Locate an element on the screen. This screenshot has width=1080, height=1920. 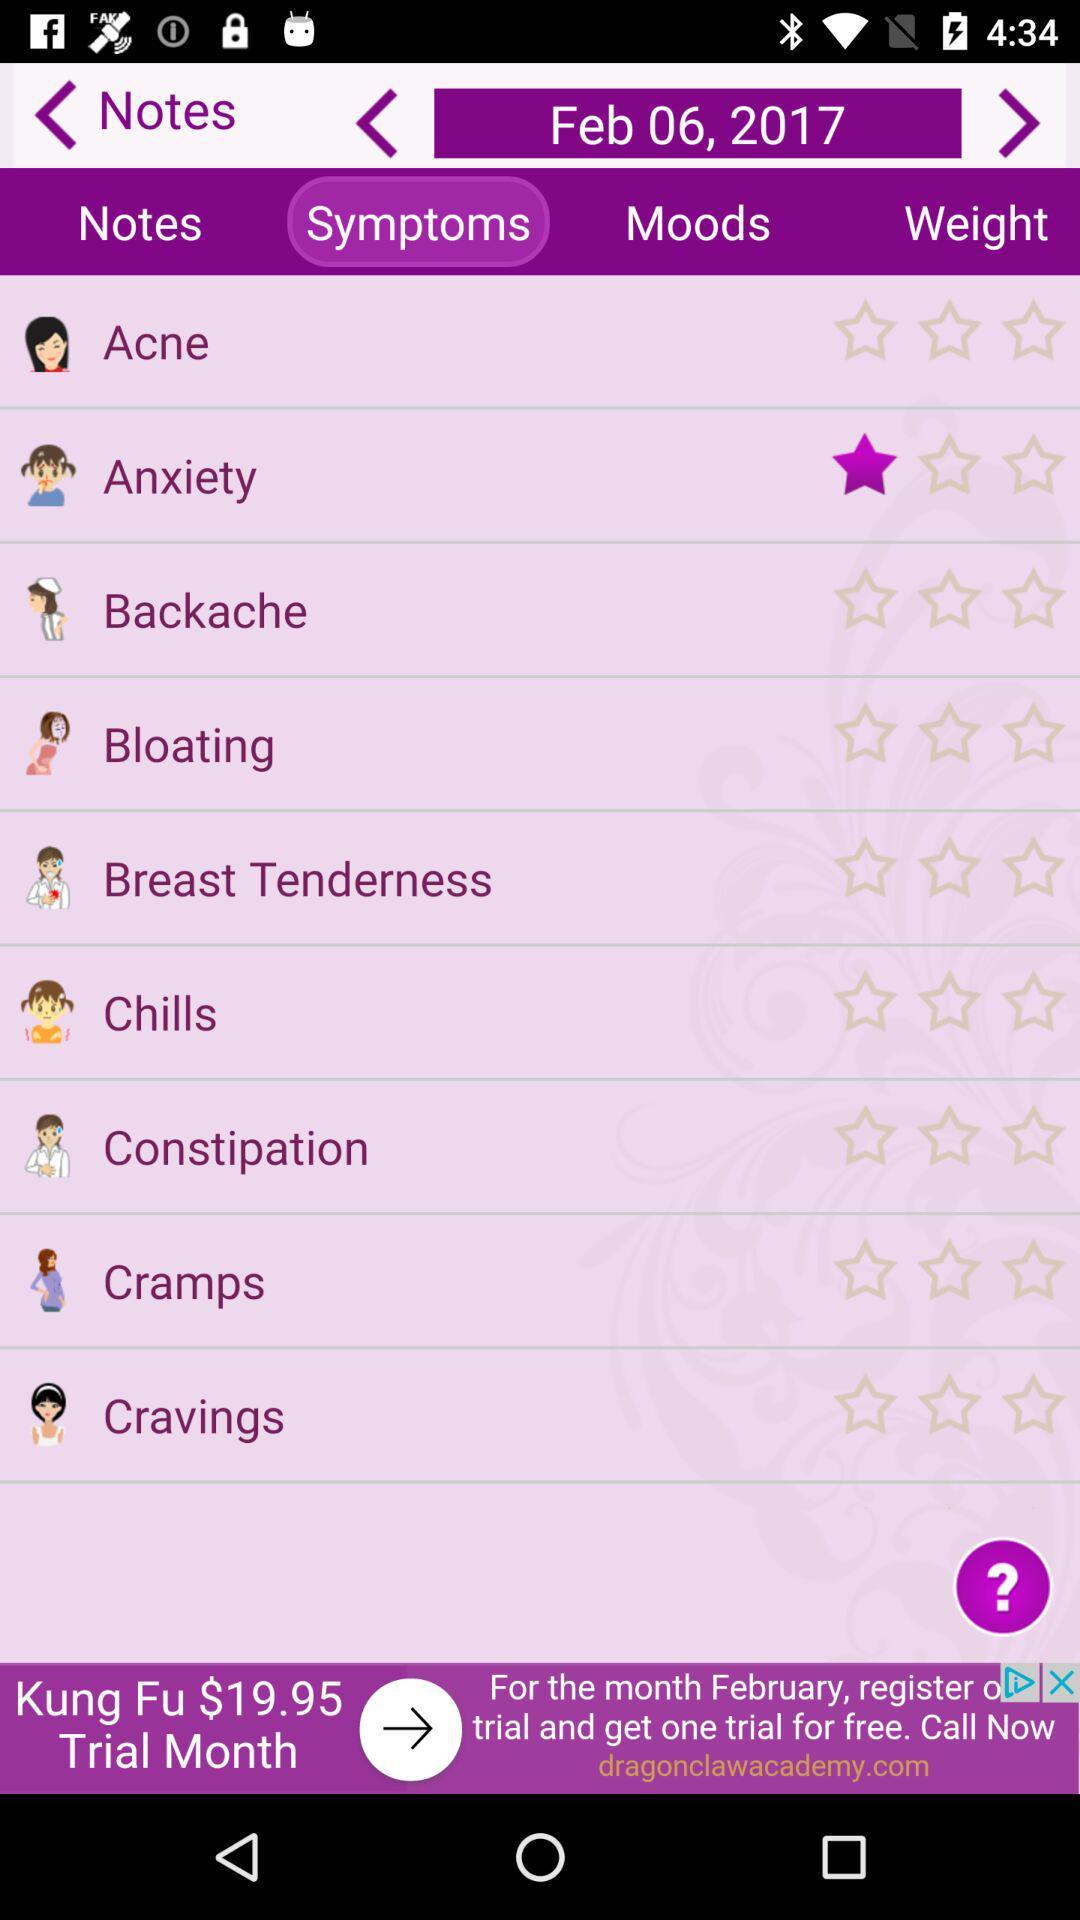
see symptoms for the chills is located at coordinates (46, 1011).